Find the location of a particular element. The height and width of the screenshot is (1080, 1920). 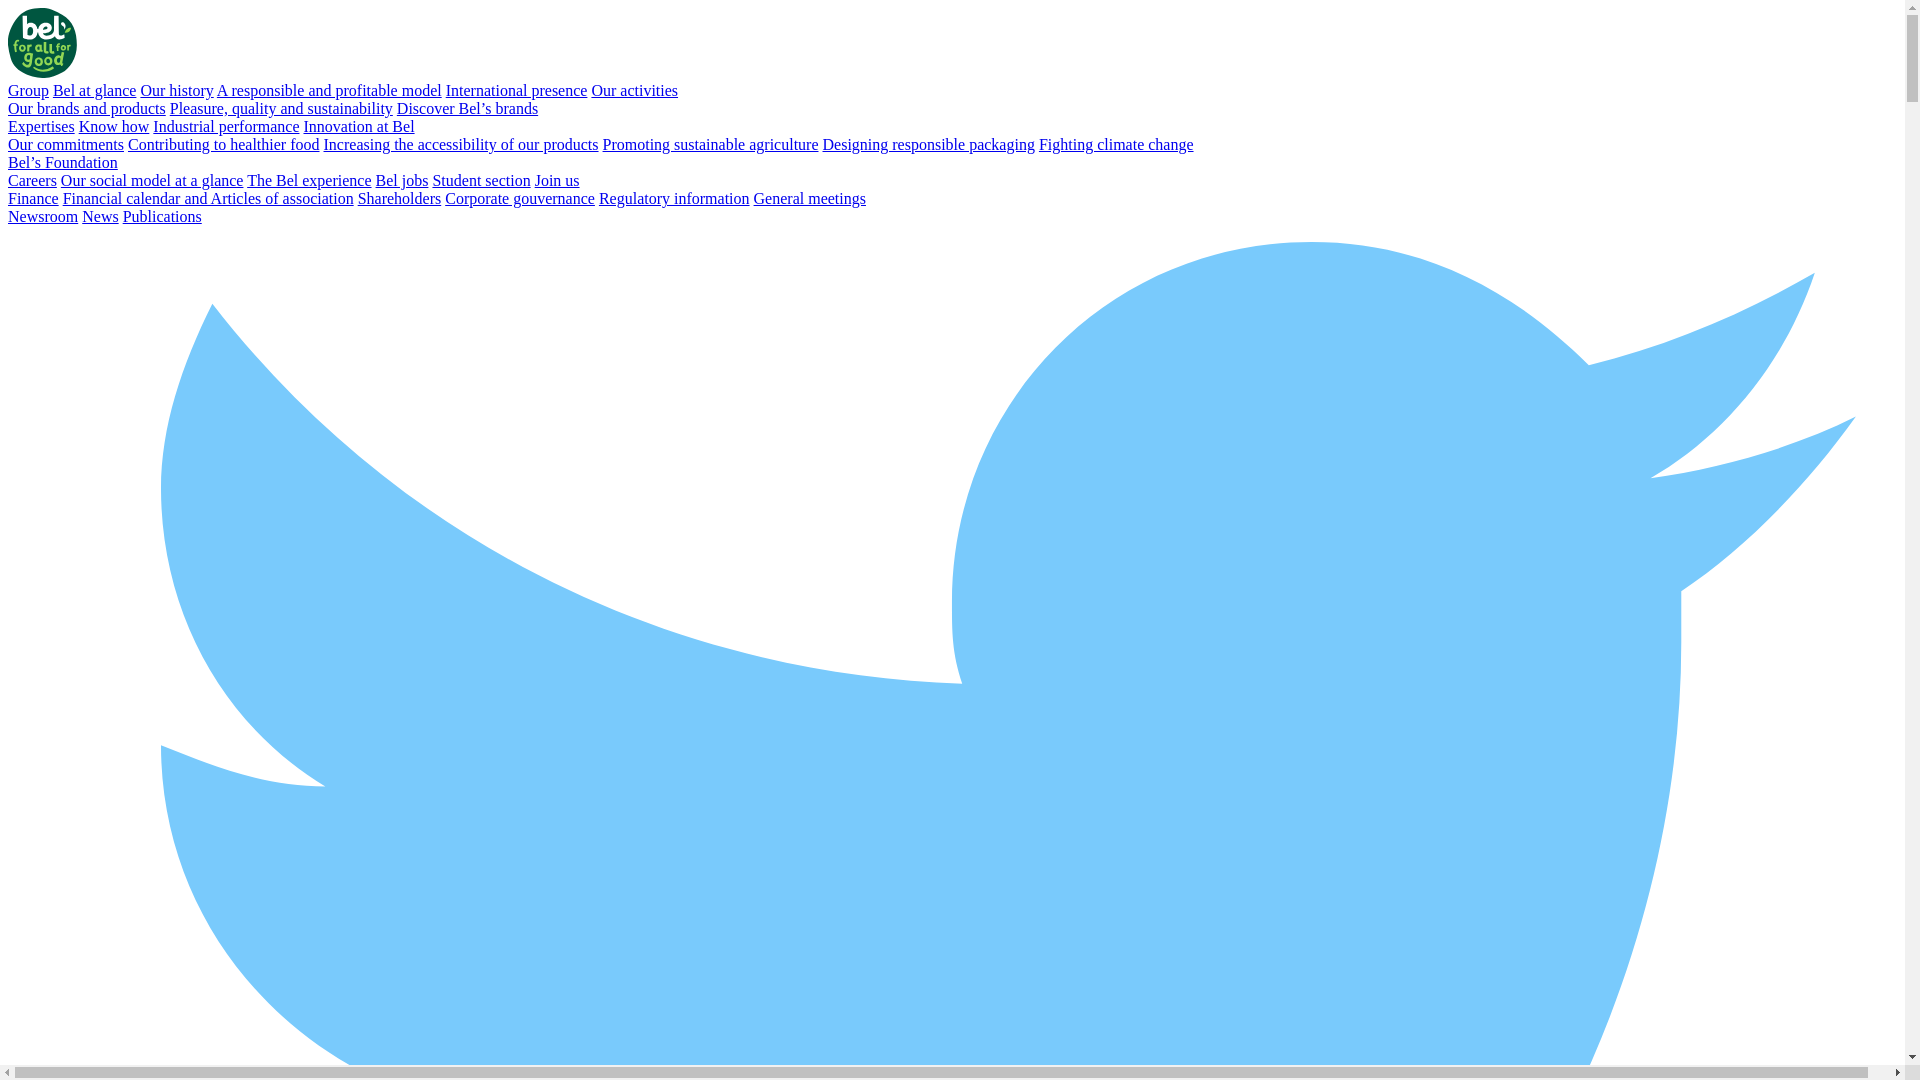

'Contributing to healthier food' is located at coordinates (127, 143).